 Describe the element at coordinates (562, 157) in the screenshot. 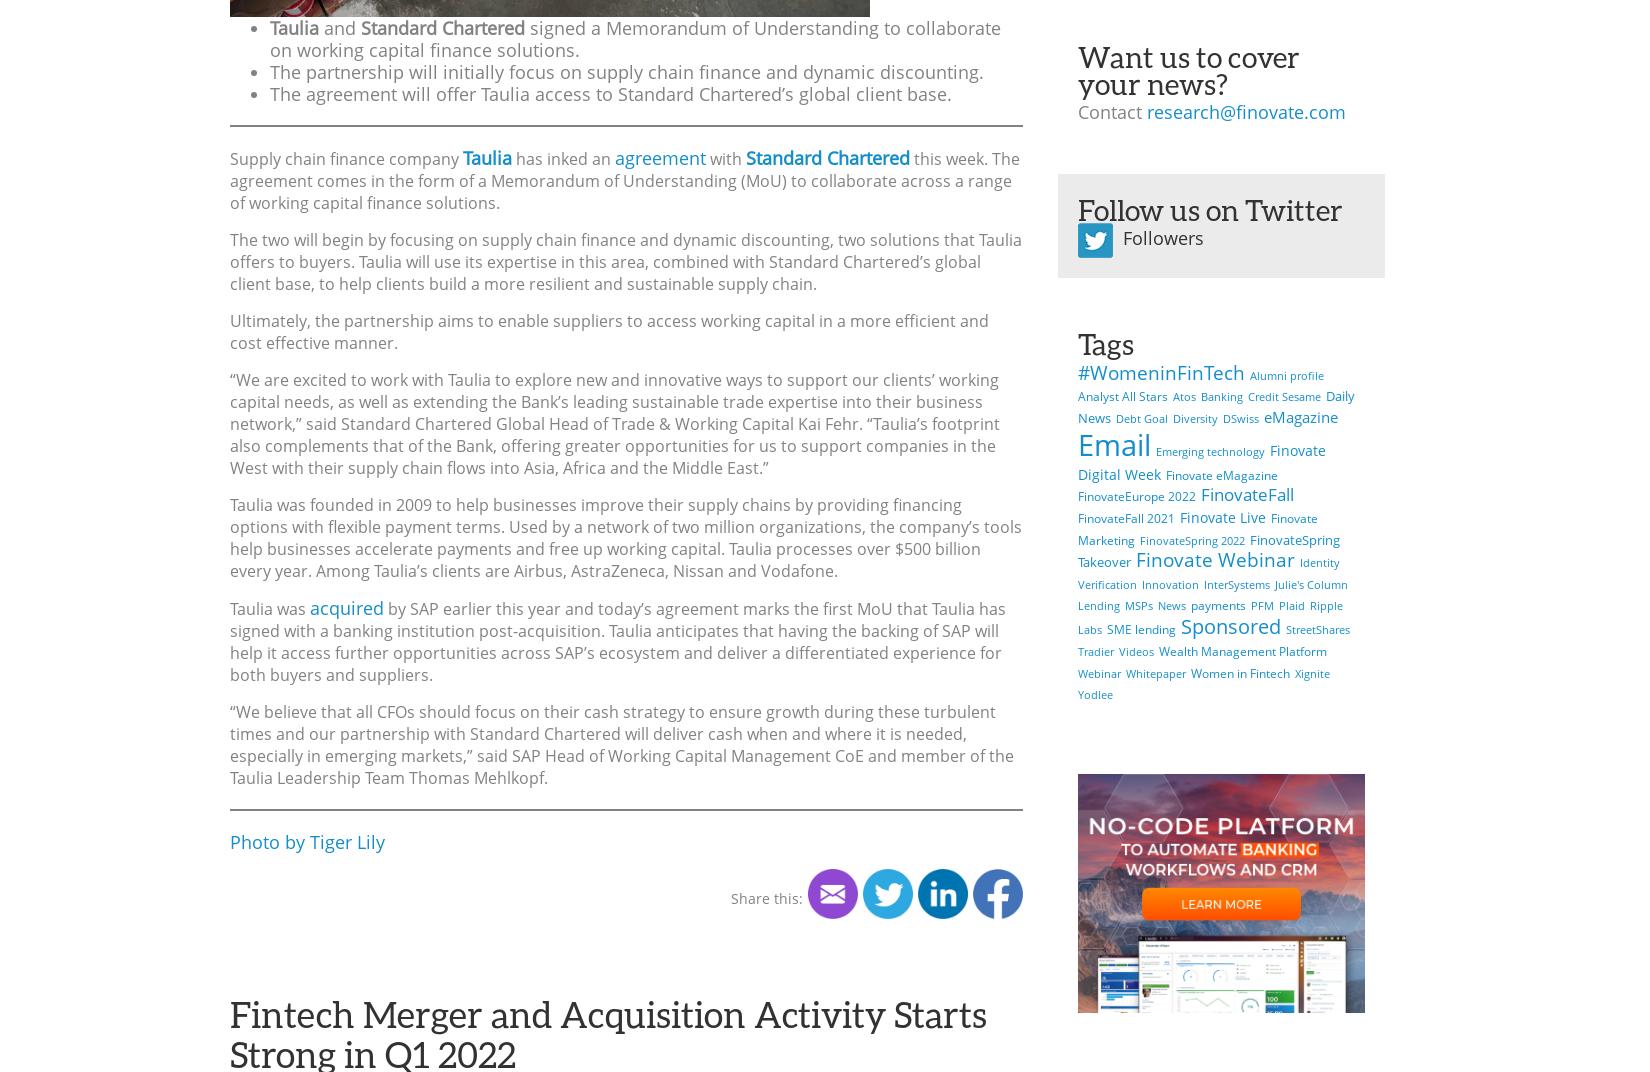

I see `'has inked an'` at that location.